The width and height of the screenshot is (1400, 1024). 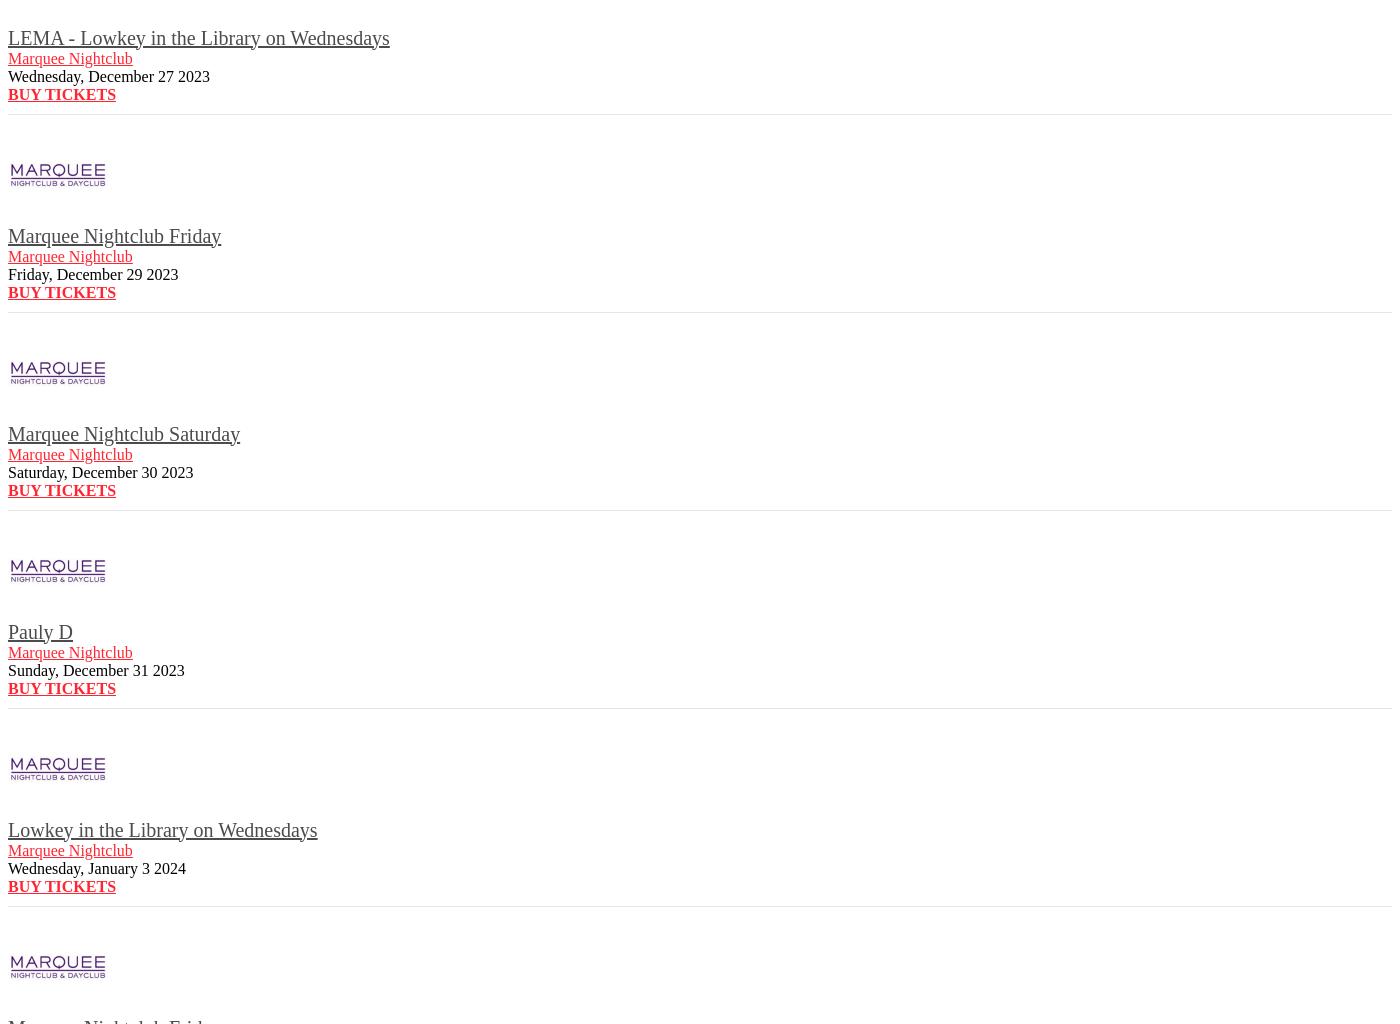 What do you see at coordinates (7, 828) in the screenshot?
I see `'Lowkey in the Library on Wednesdays'` at bounding box center [7, 828].